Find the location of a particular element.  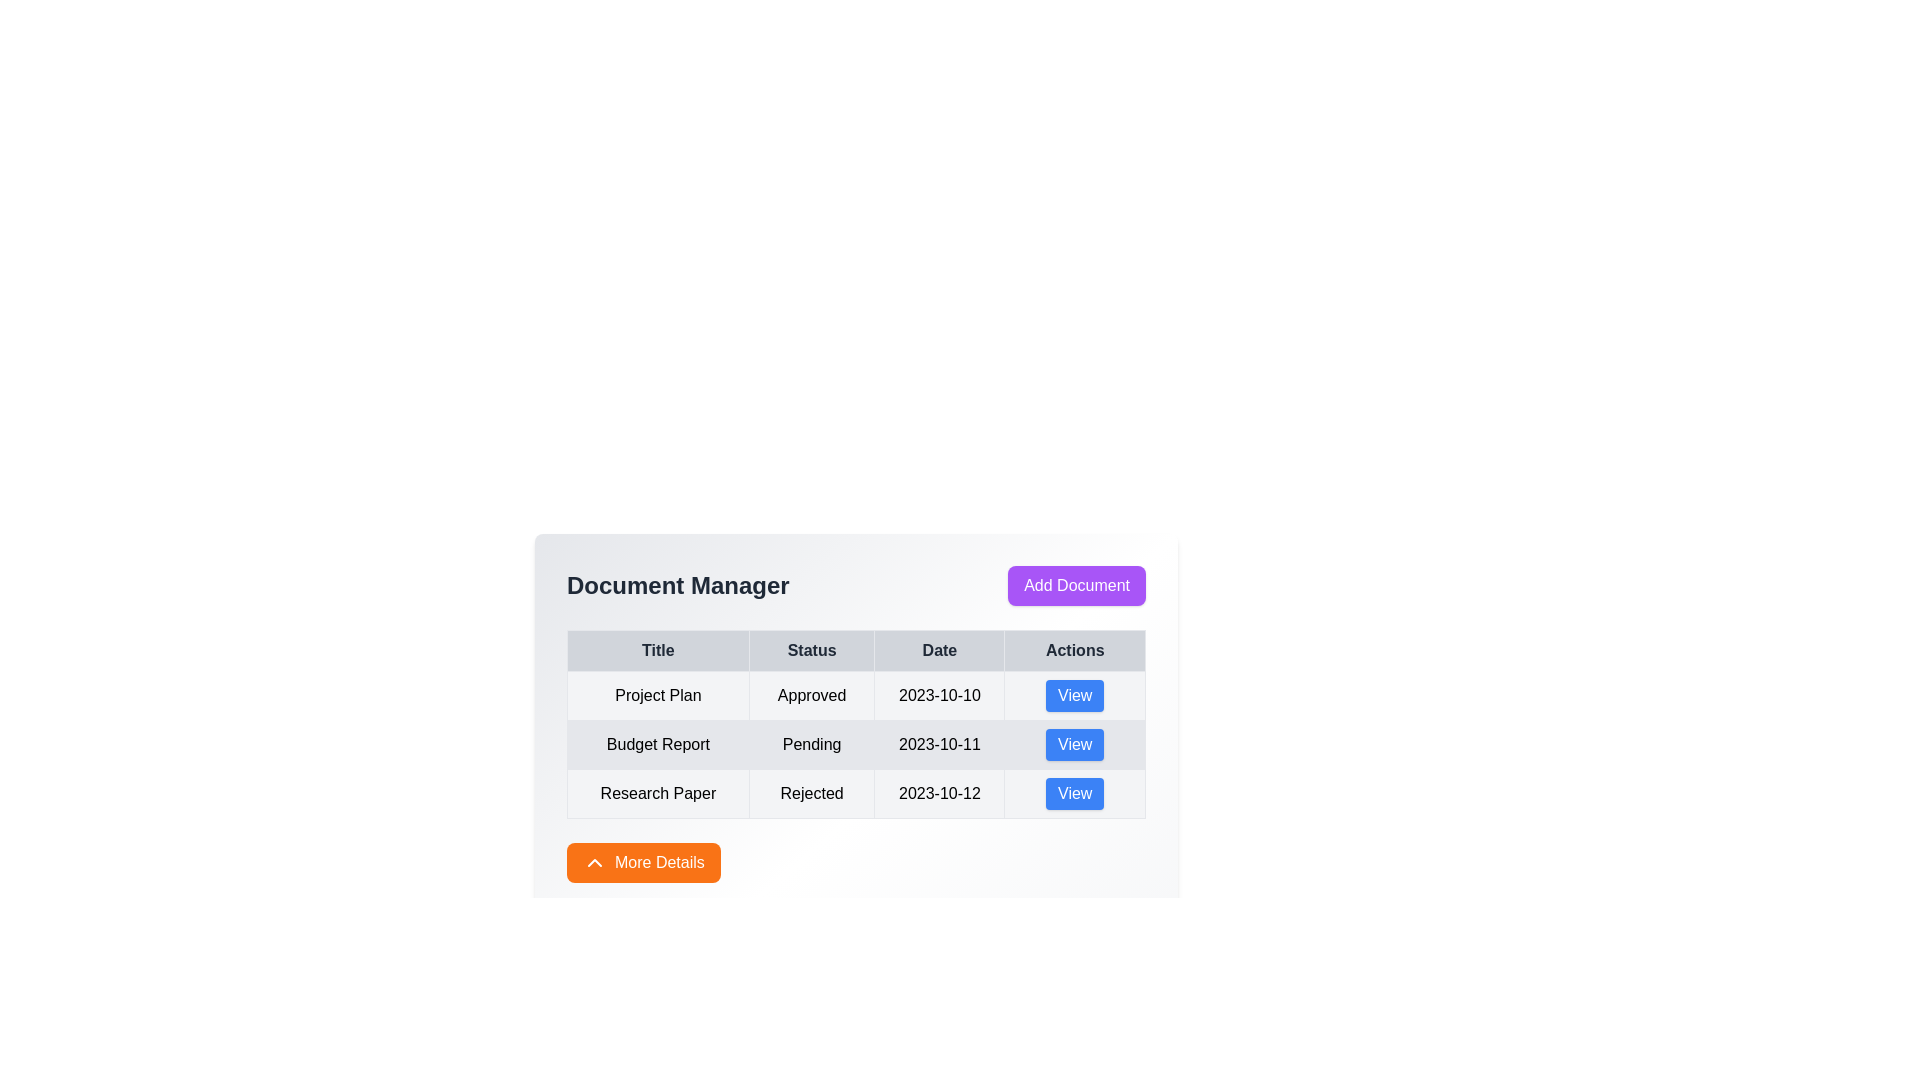

the 'View' button in the third row of the Document Manager table which contains the entry 'Research Paper' with status 'Rejected' and date '2023-10-12' is located at coordinates (856, 793).